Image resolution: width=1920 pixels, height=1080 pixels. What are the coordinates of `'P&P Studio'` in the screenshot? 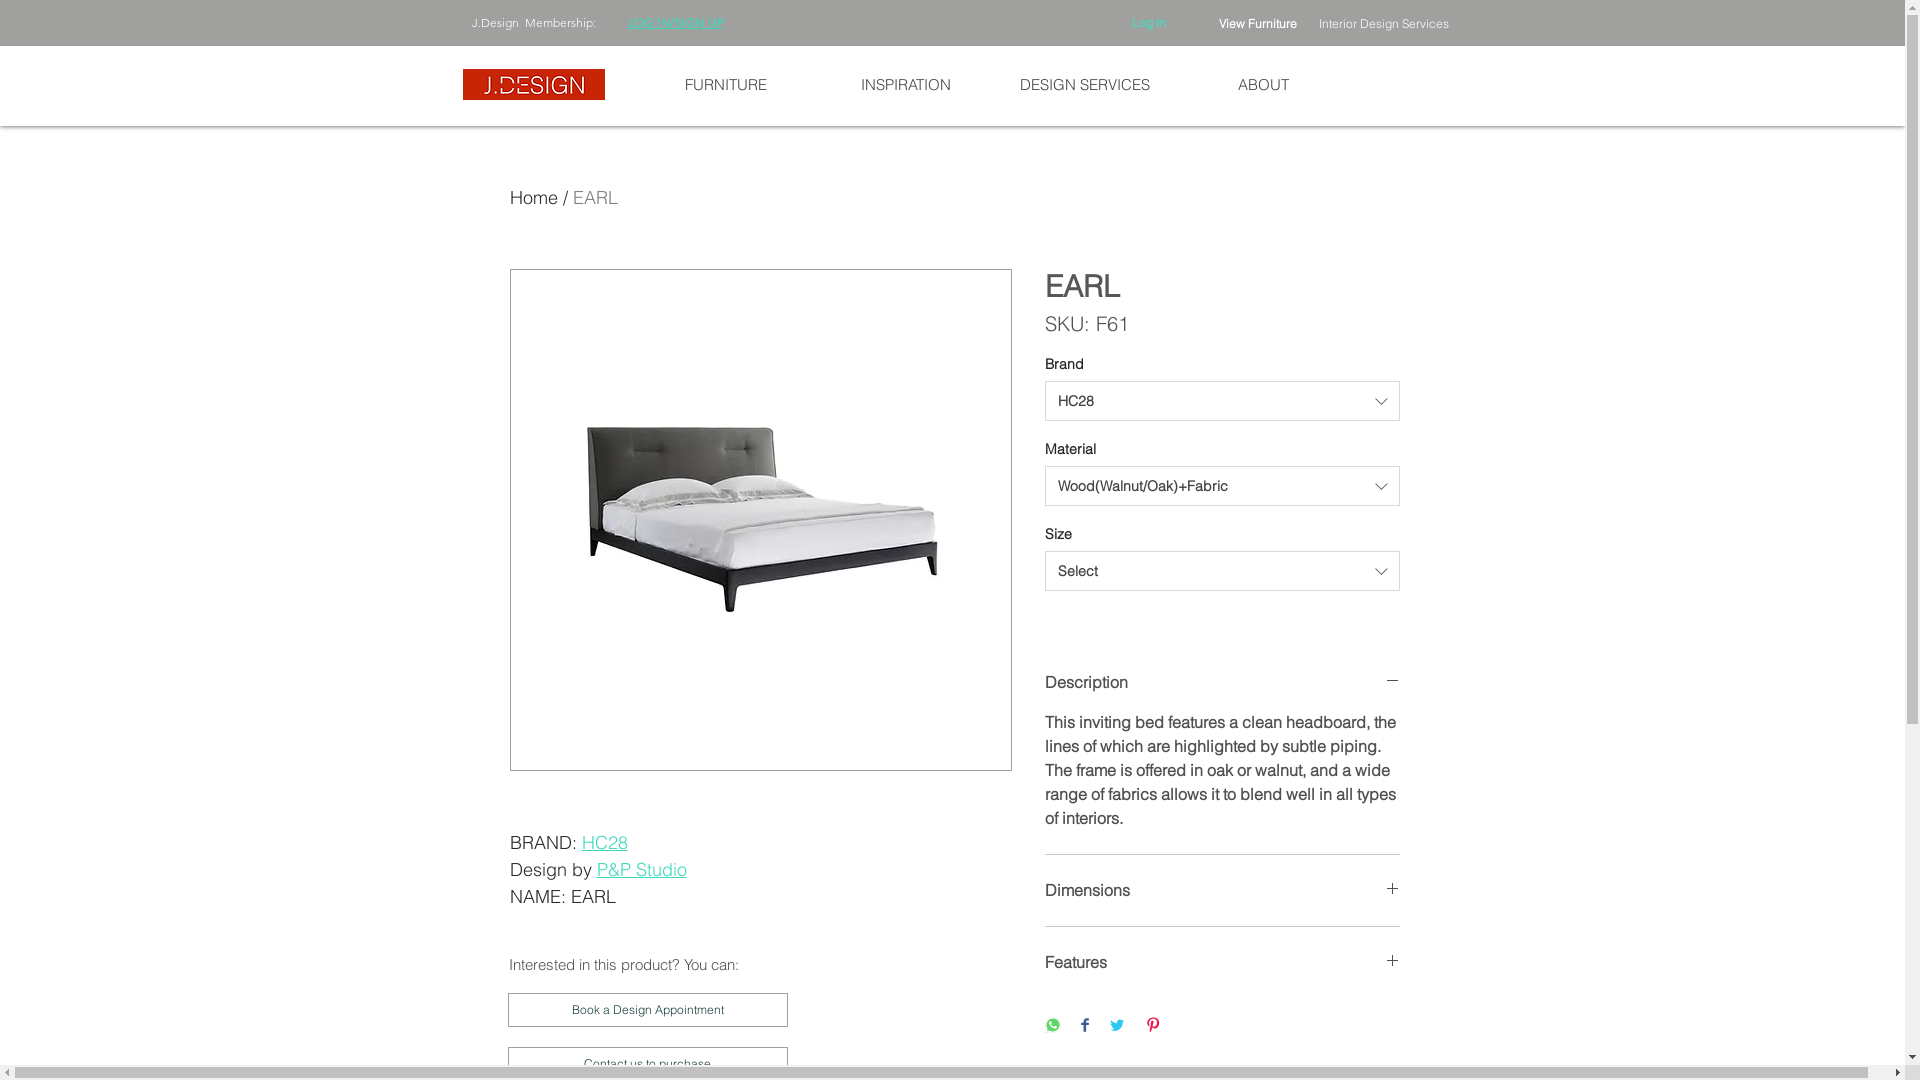 It's located at (641, 868).